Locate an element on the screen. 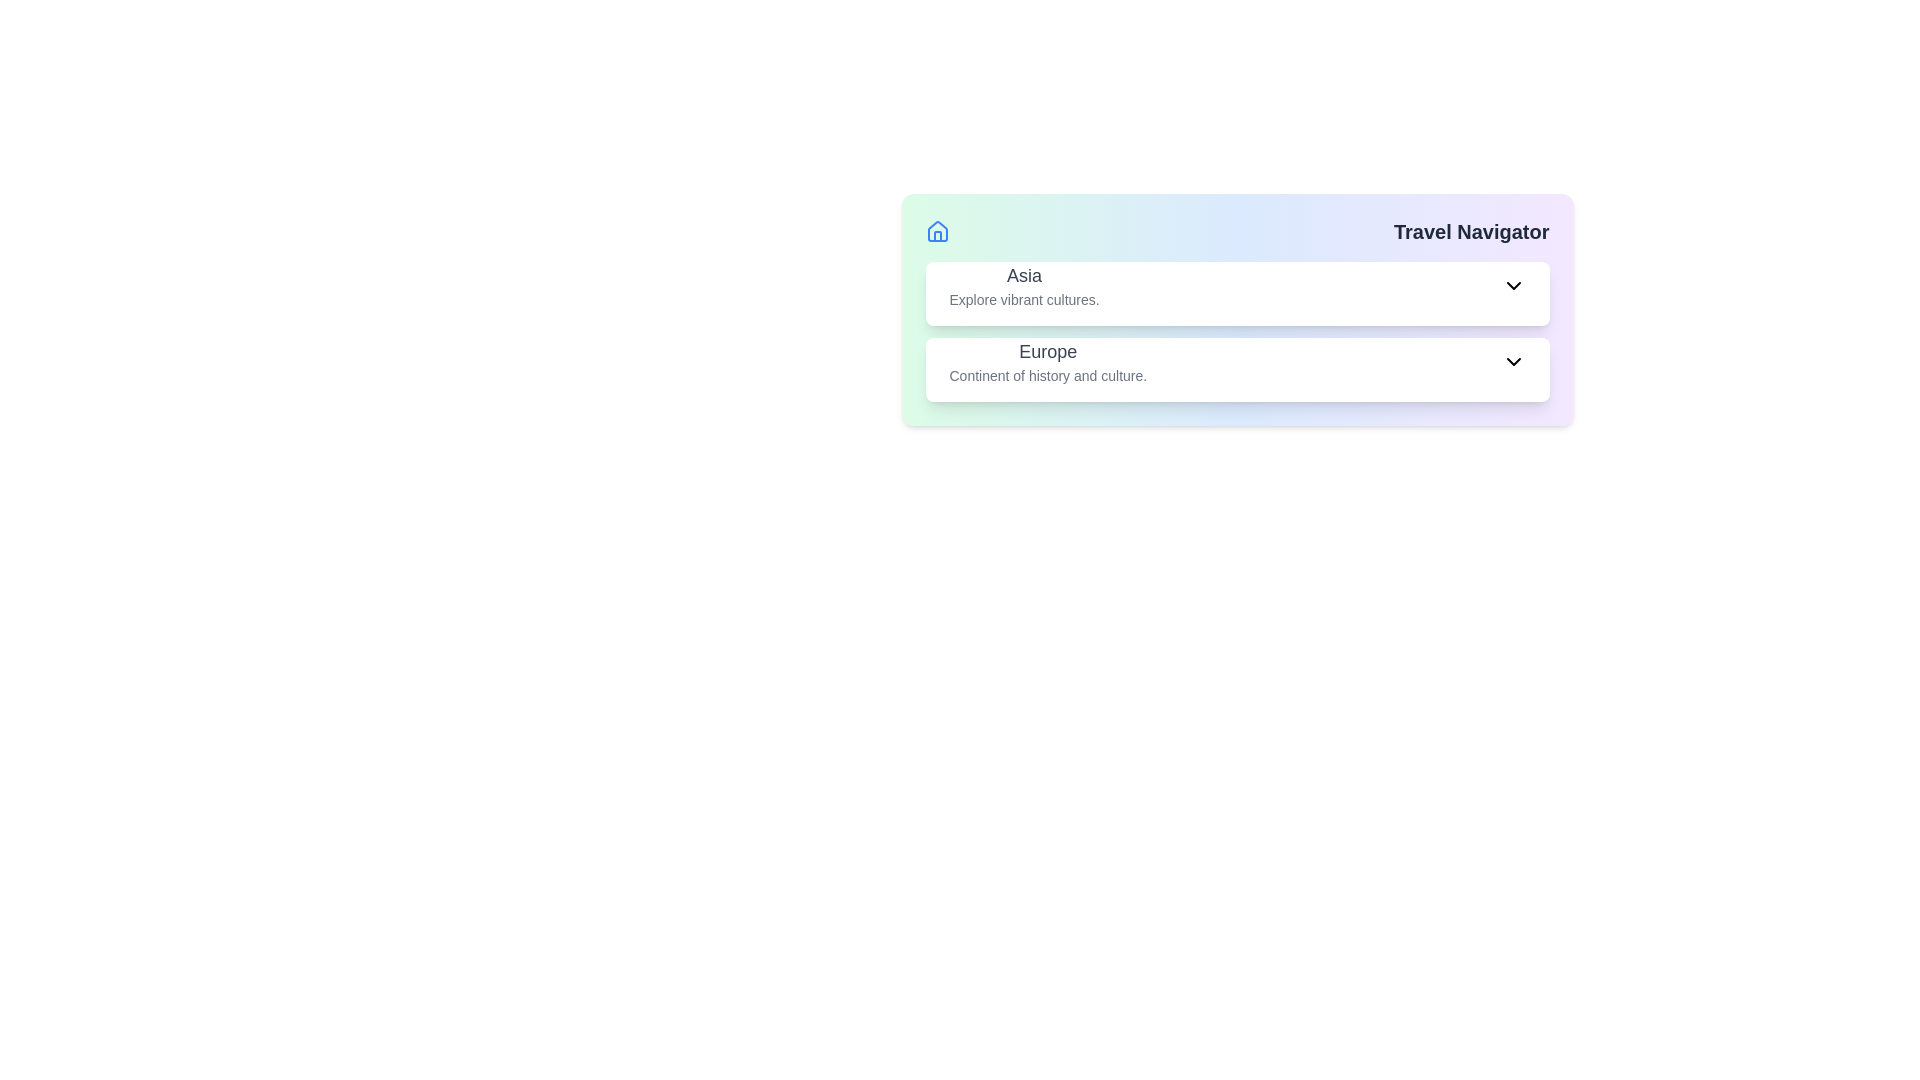 This screenshot has height=1080, width=1920. bold text label 'Travel Navigator' located in the top-right corner of the card-like layout is located at coordinates (1471, 230).